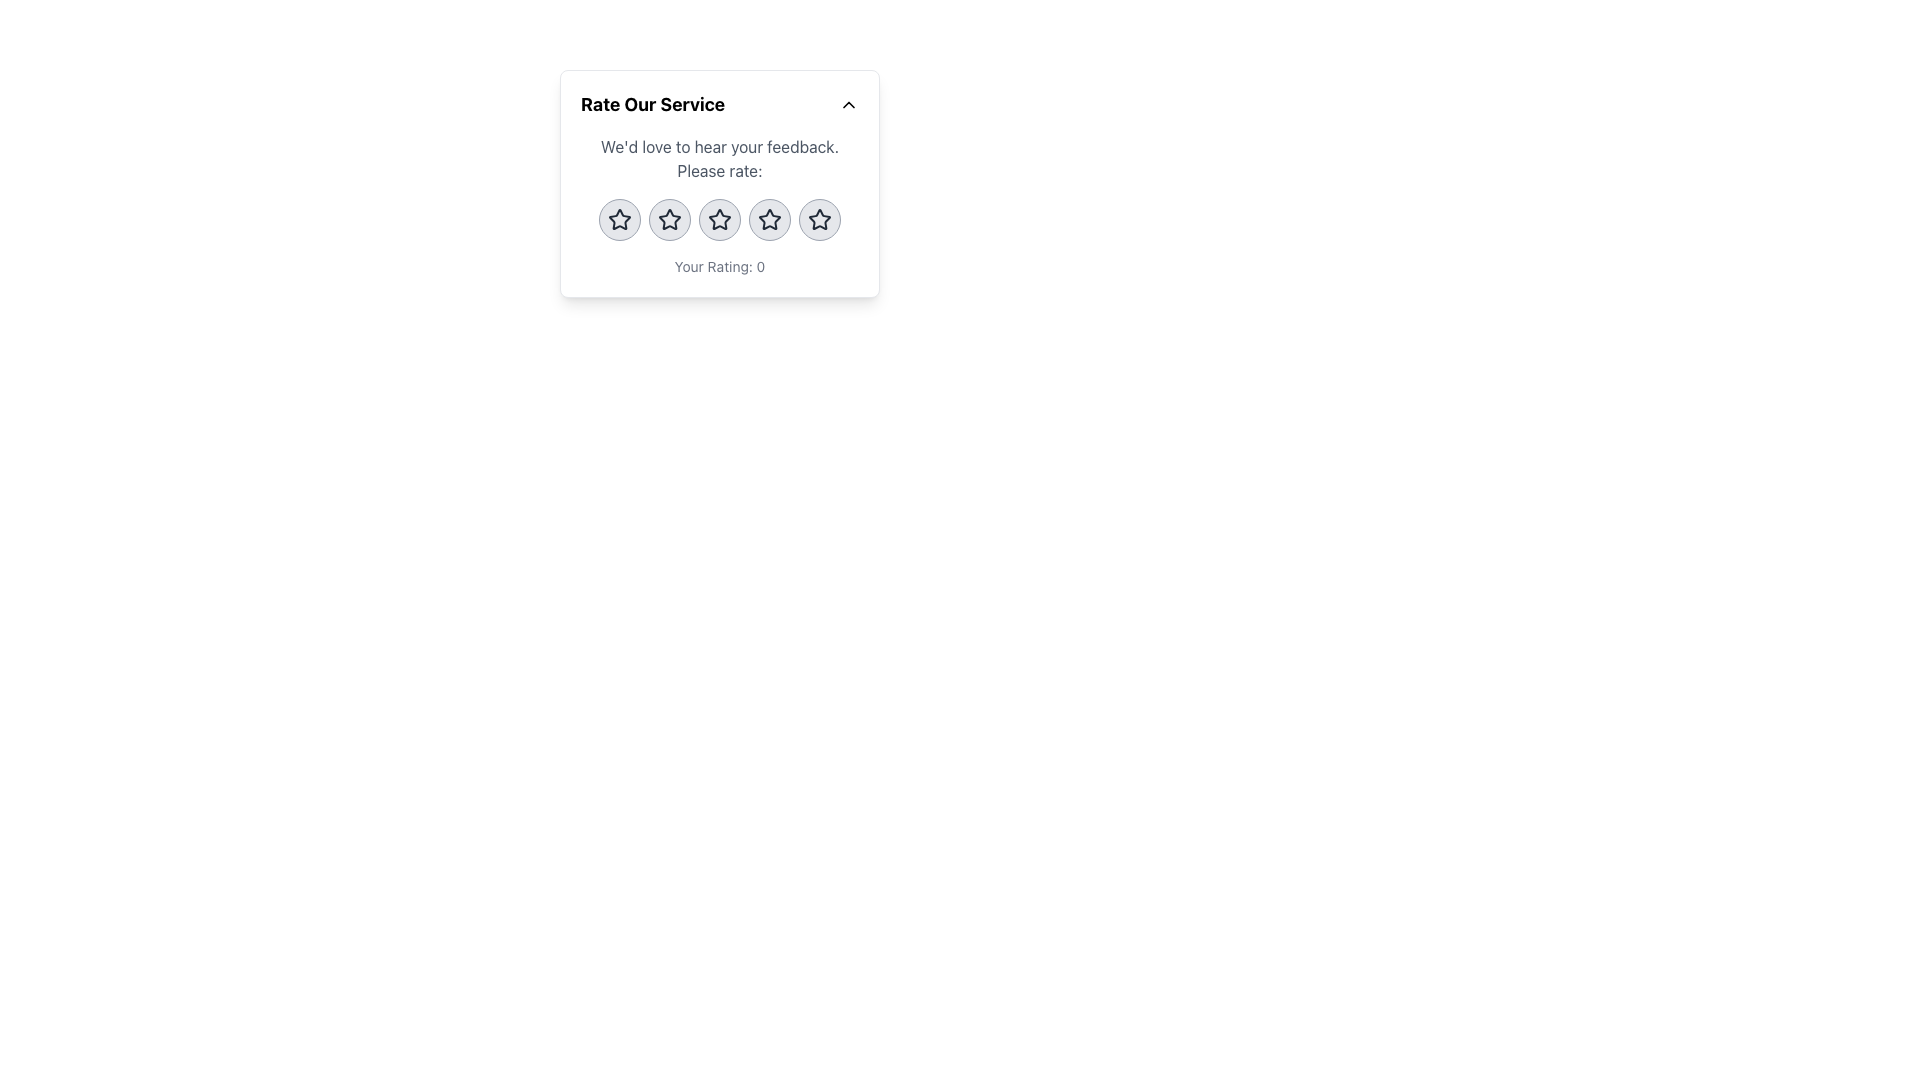 This screenshot has width=1920, height=1080. I want to click on the Collapsible Header Title displaying 'Rate Our Service' to emphasize it, so click(720, 104).